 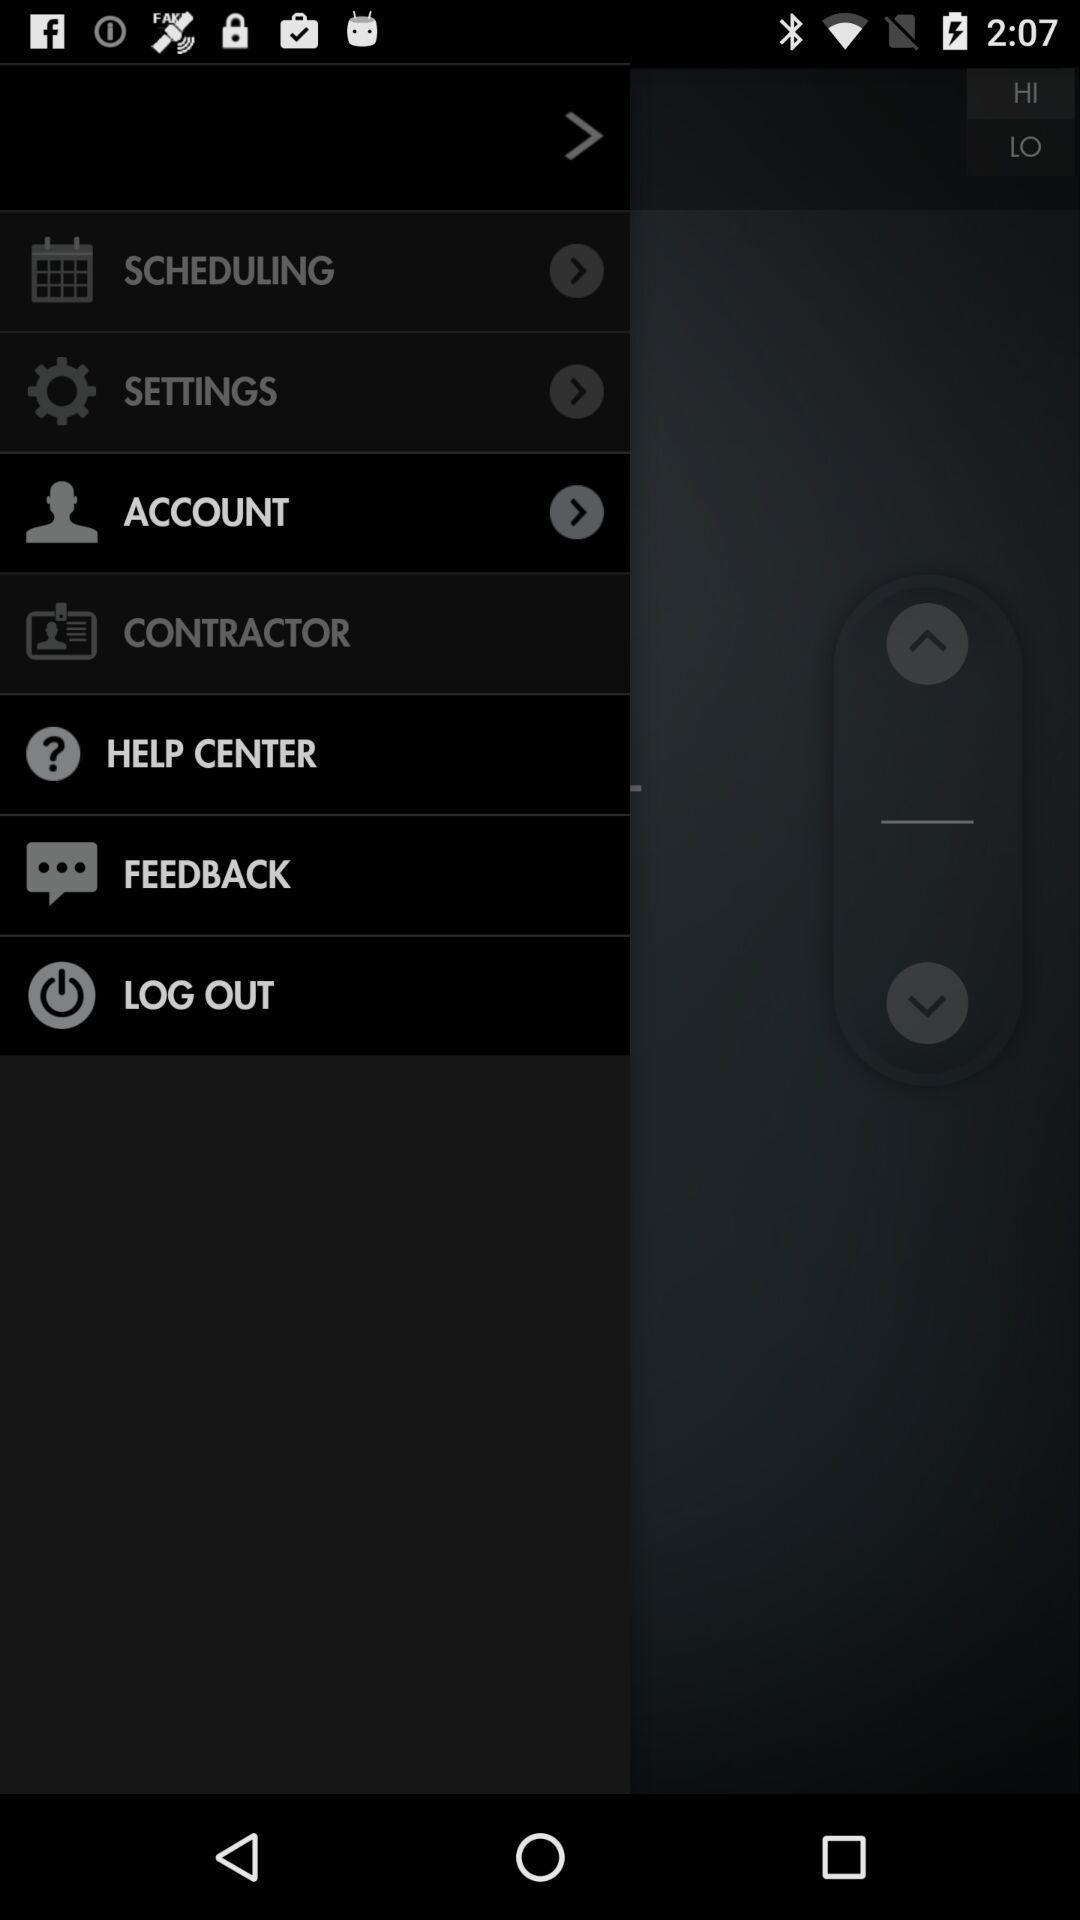 I want to click on upward arrow buton at right middle, so click(x=927, y=643).